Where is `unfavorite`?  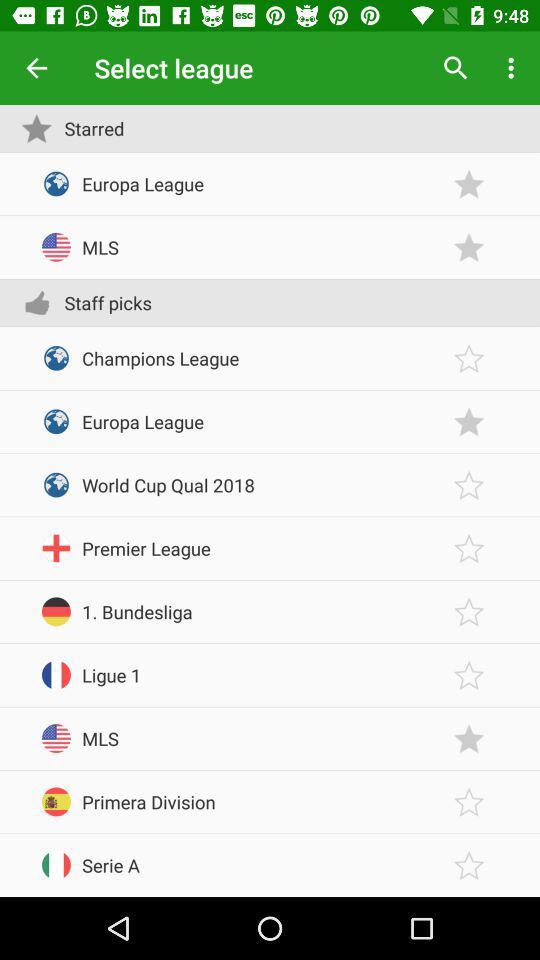
unfavorite is located at coordinates (469, 421).